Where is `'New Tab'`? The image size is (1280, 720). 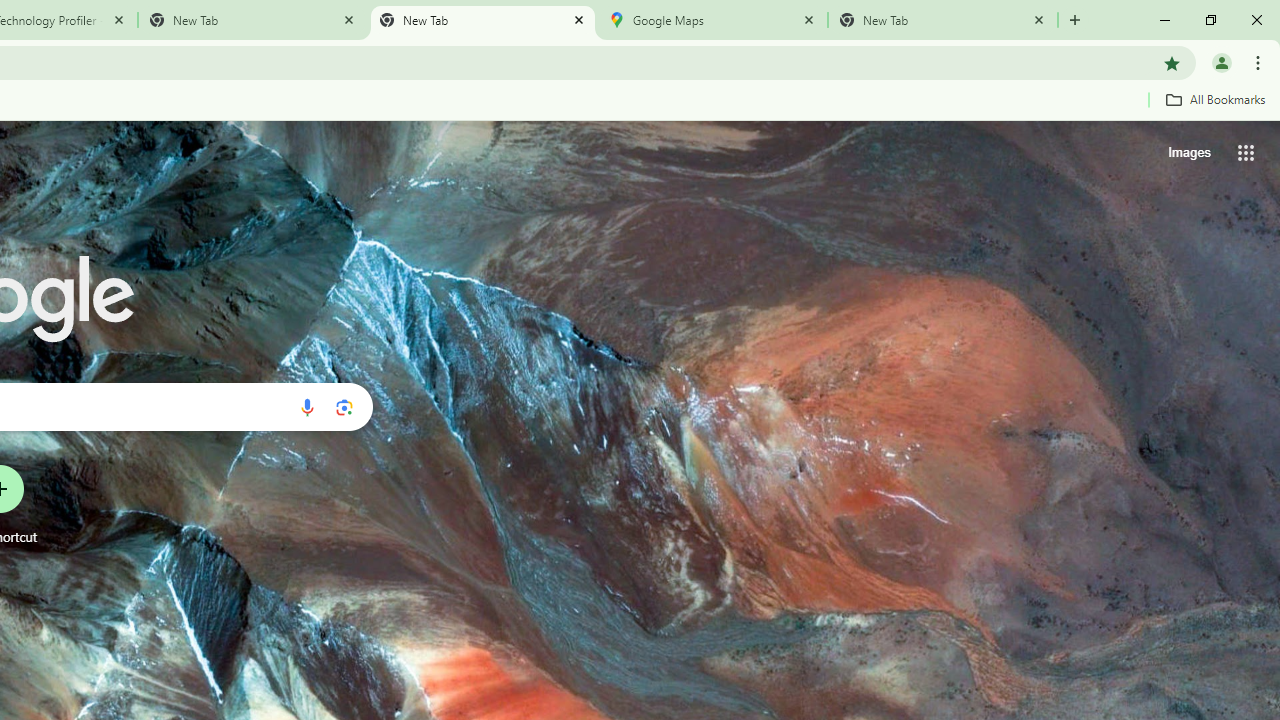
'New Tab' is located at coordinates (942, 20).